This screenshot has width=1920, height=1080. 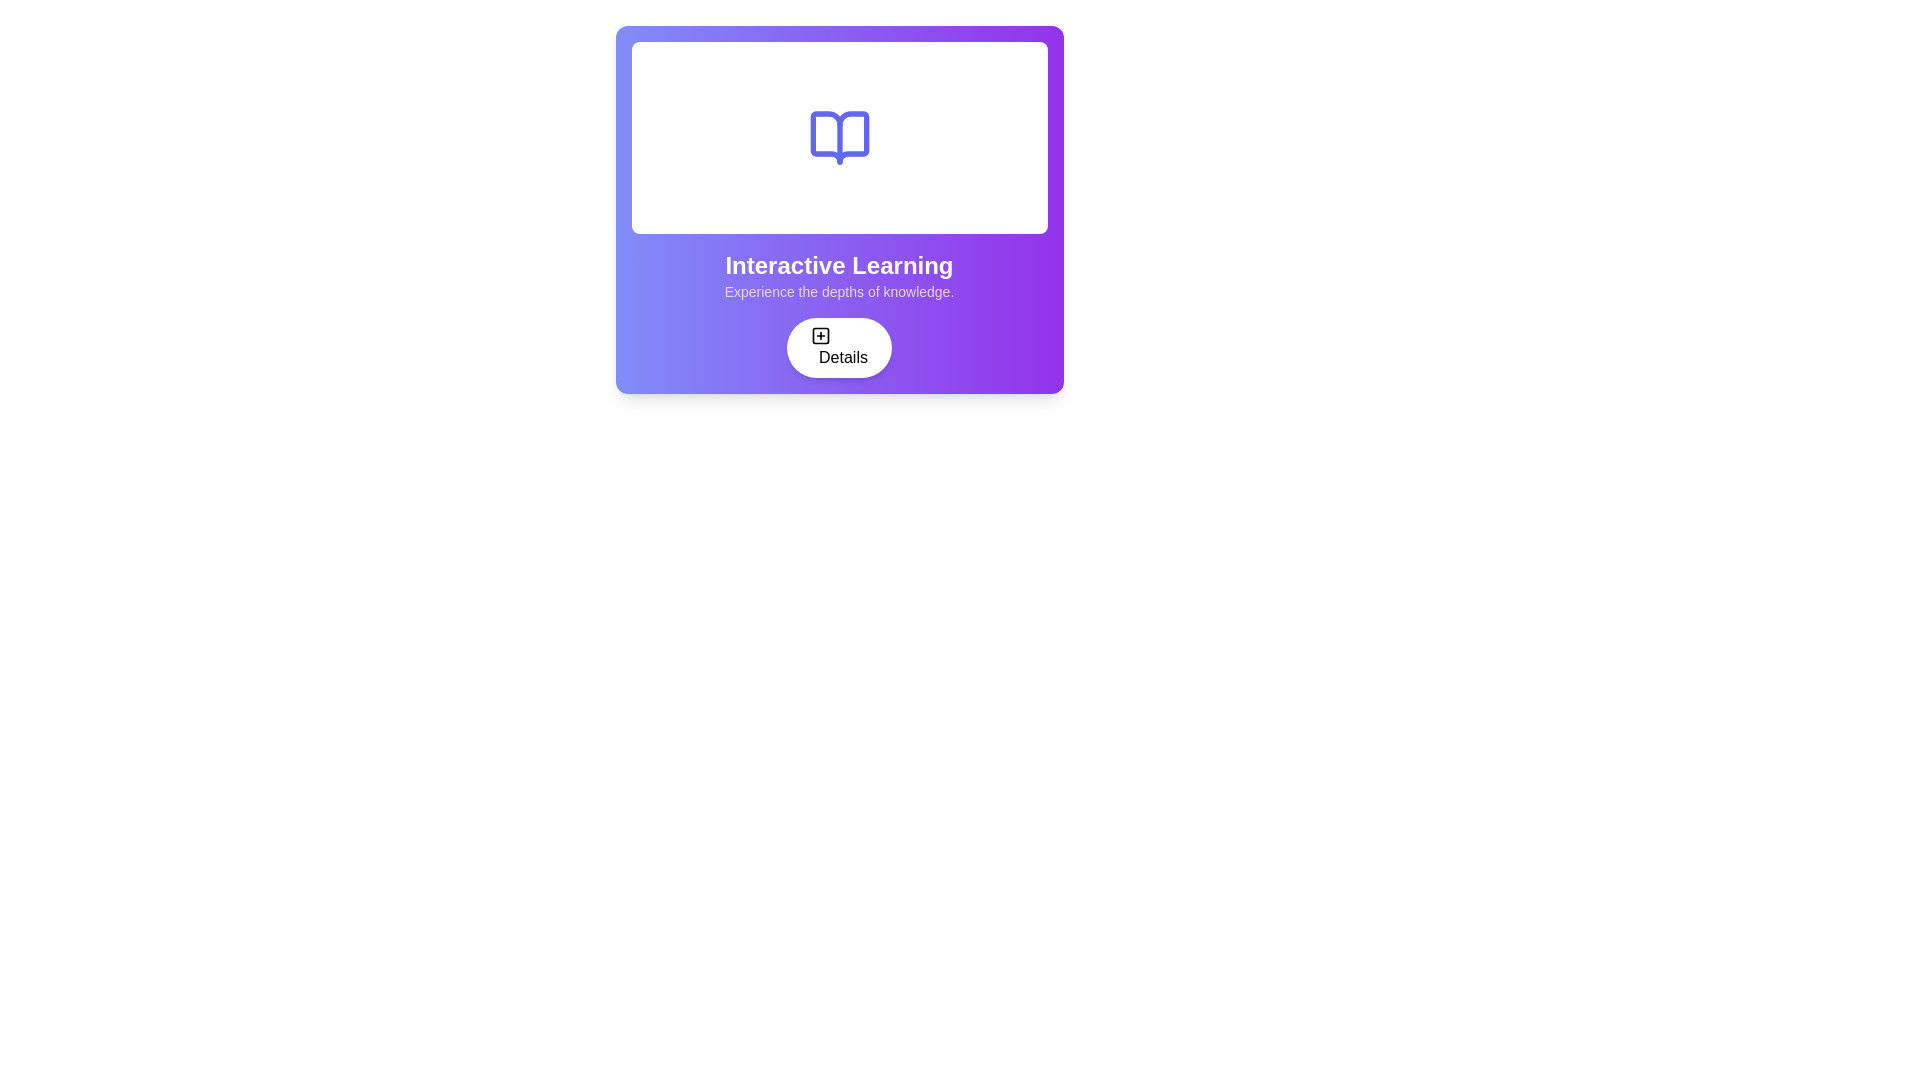 I want to click on the Text label located on the rightmost side of a rounded button with a shadow, which provides access to additional details or information, so click(x=843, y=356).